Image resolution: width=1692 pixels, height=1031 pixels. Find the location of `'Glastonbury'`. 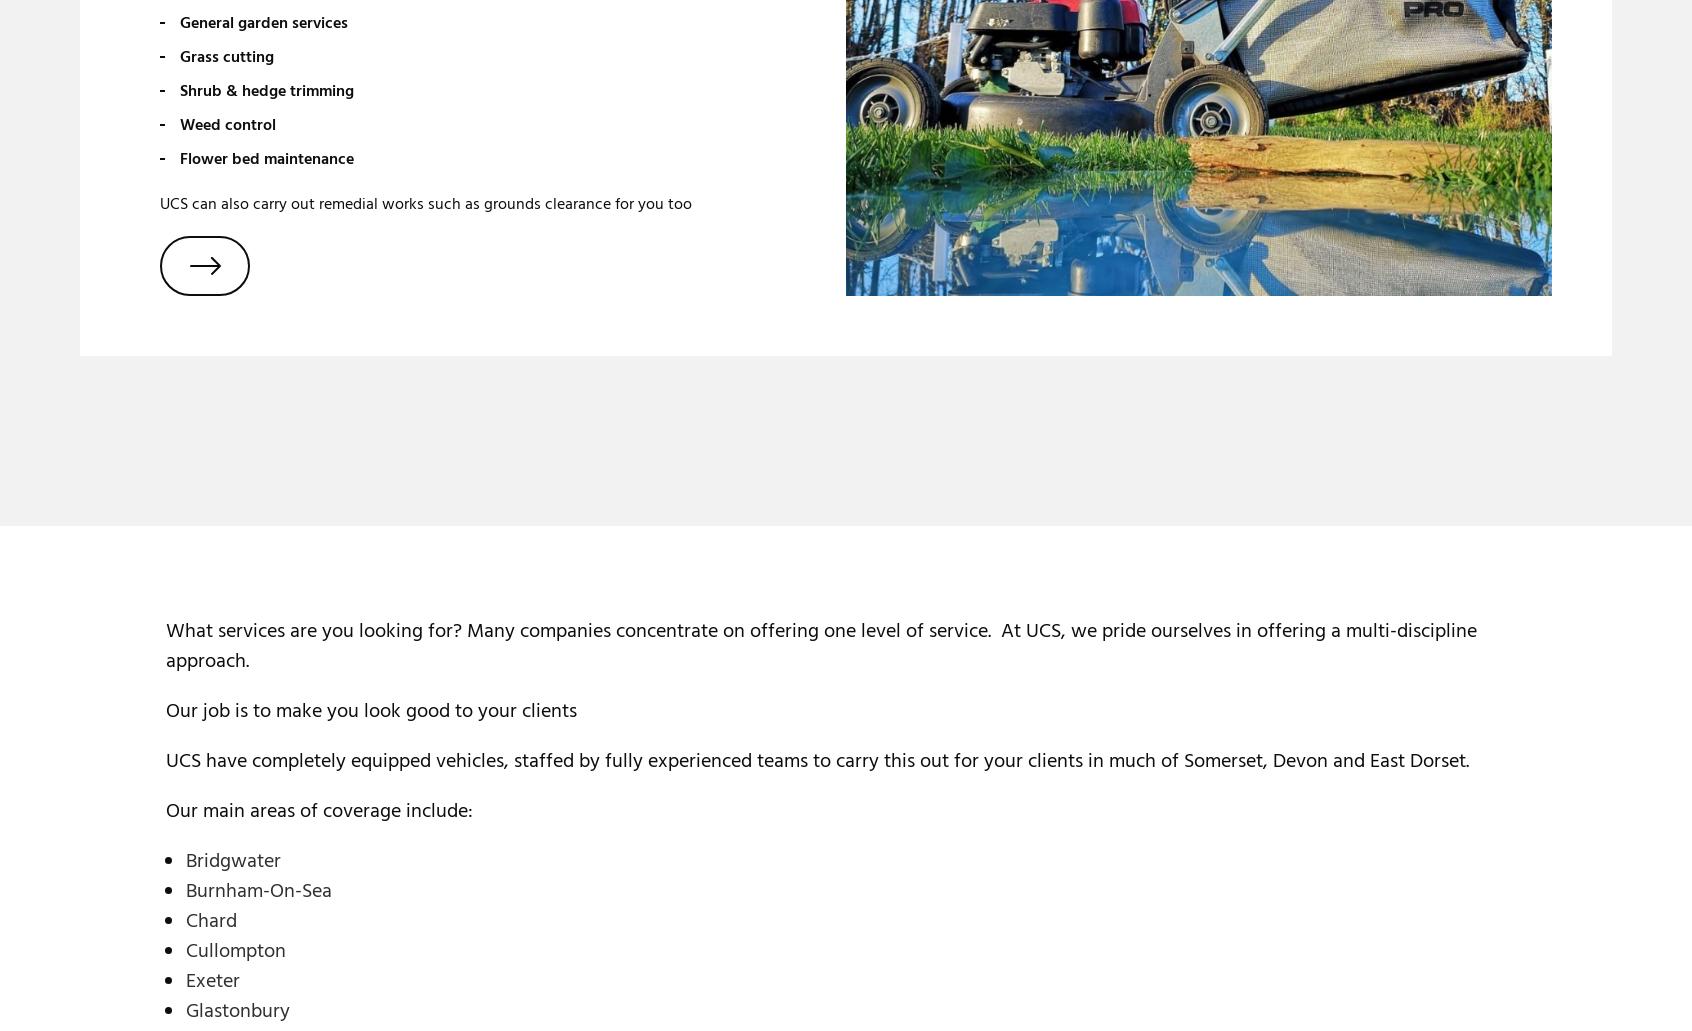

'Glastonbury' is located at coordinates (238, 1009).